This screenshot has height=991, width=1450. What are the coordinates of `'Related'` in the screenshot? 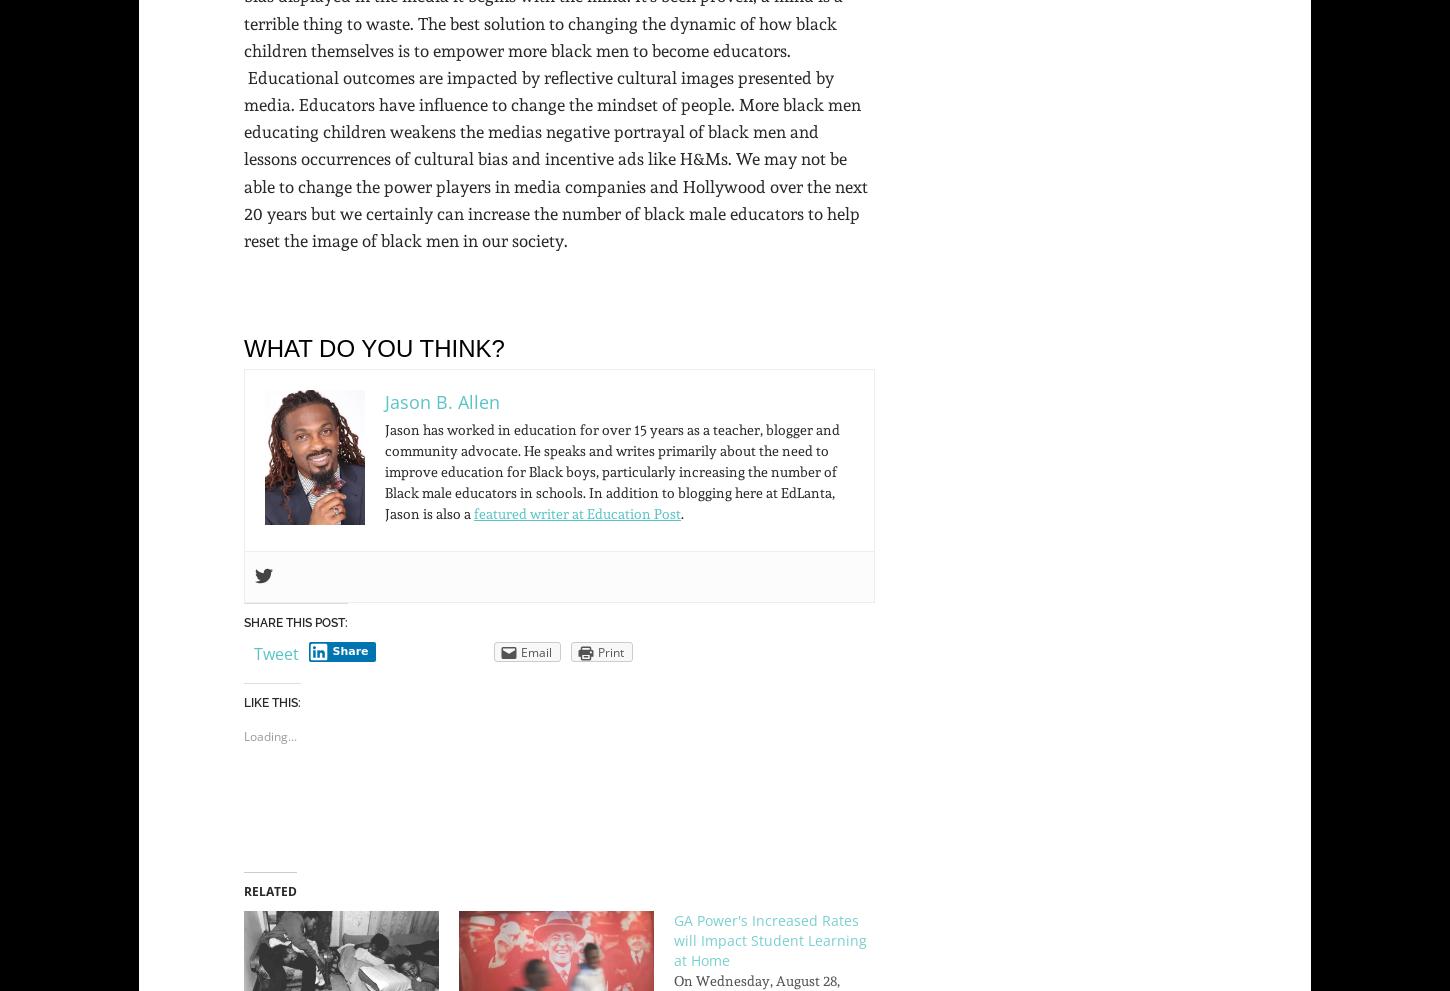 It's located at (270, 891).